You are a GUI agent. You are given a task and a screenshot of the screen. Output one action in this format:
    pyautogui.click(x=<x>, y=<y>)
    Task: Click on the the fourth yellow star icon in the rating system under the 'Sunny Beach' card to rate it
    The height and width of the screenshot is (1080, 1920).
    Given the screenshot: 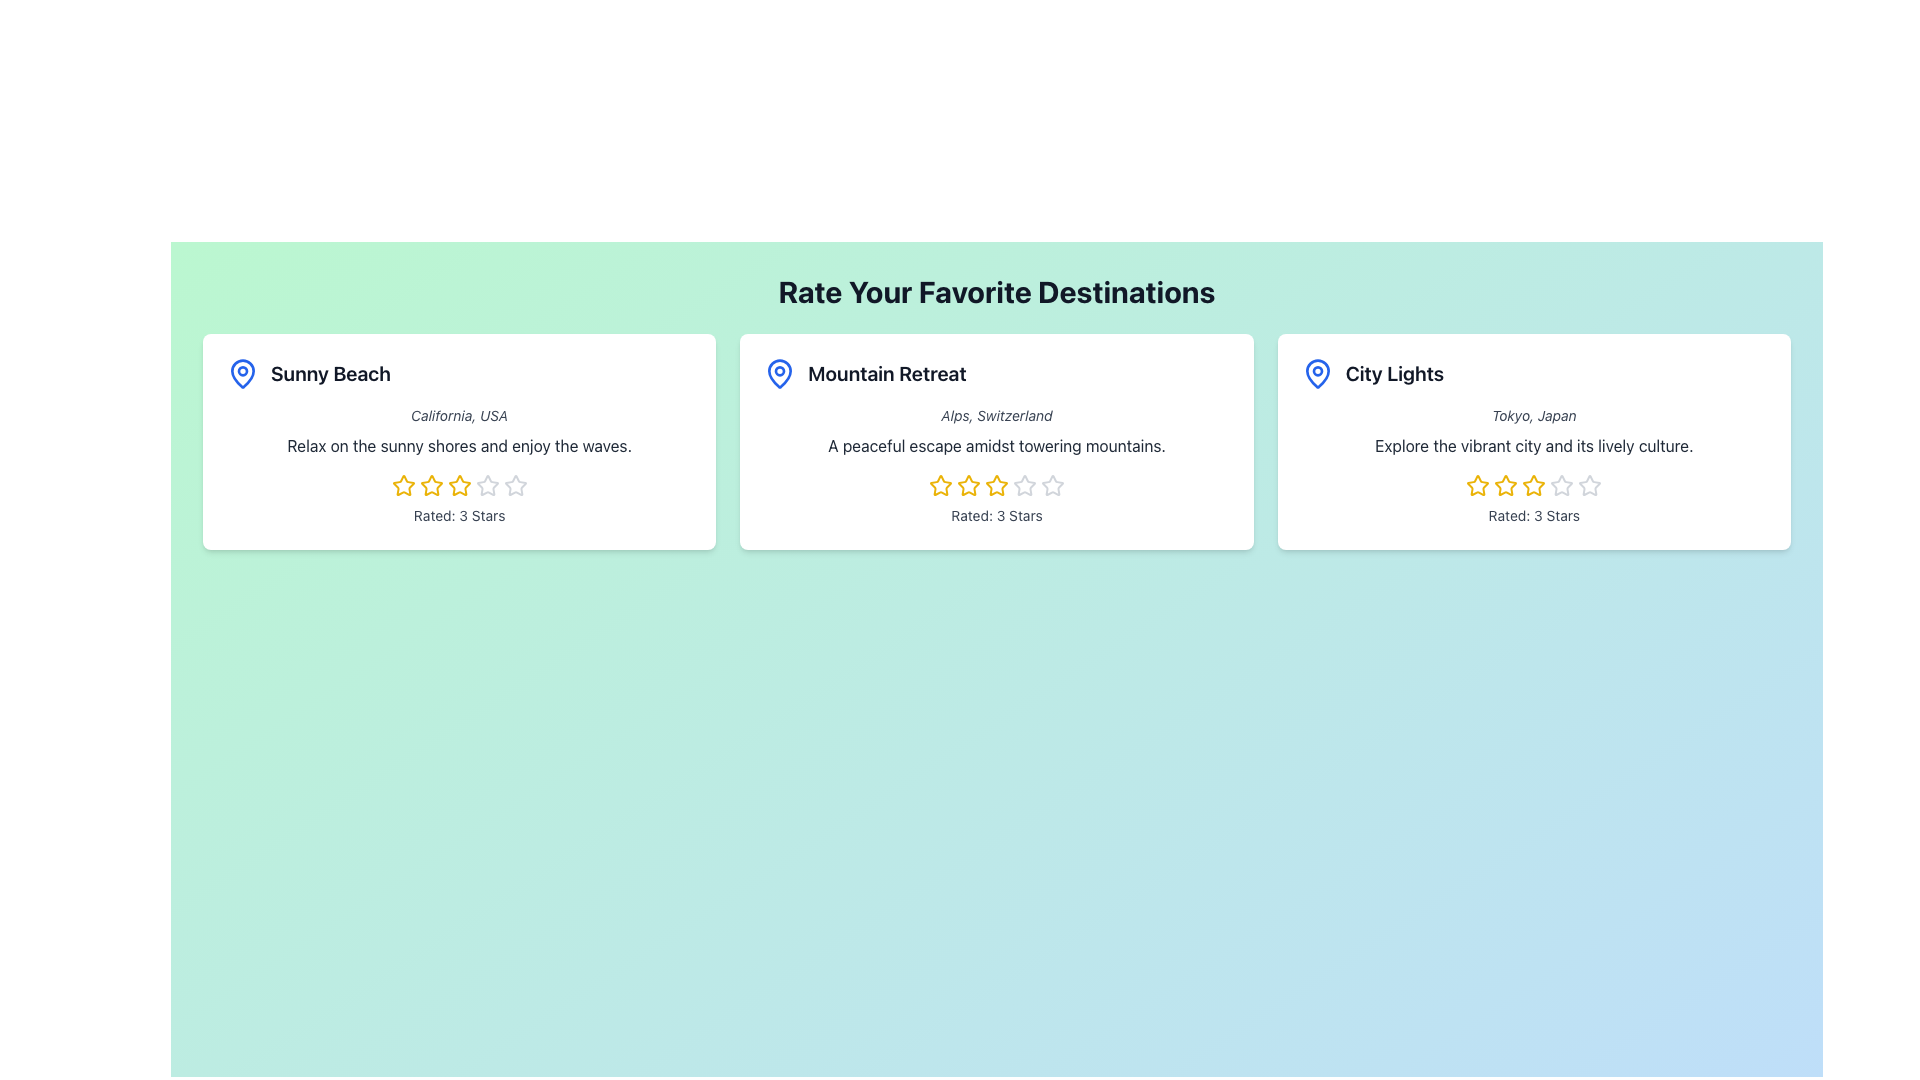 What is the action you would take?
    pyautogui.click(x=458, y=486)
    